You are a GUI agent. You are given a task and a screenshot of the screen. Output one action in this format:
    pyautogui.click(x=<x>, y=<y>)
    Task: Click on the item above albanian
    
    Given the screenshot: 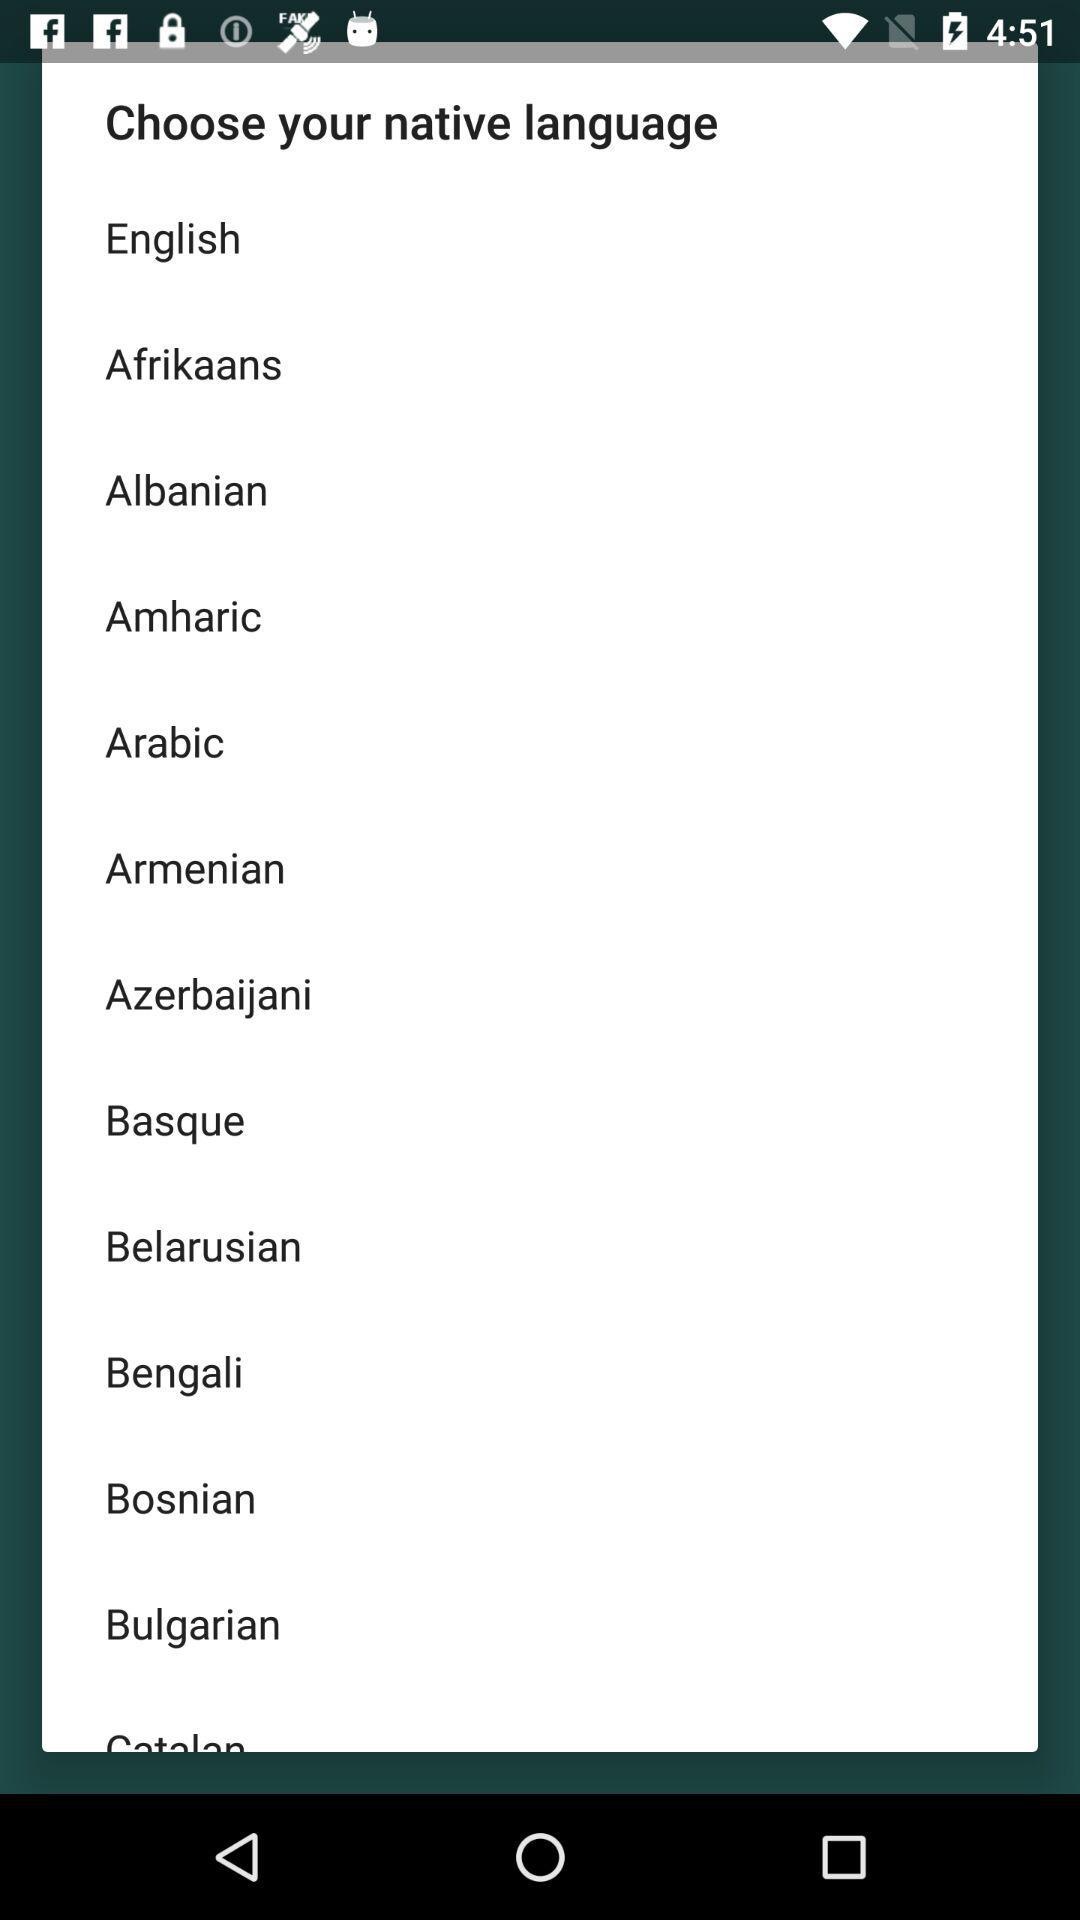 What is the action you would take?
    pyautogui.click(x=540, y=363)
    